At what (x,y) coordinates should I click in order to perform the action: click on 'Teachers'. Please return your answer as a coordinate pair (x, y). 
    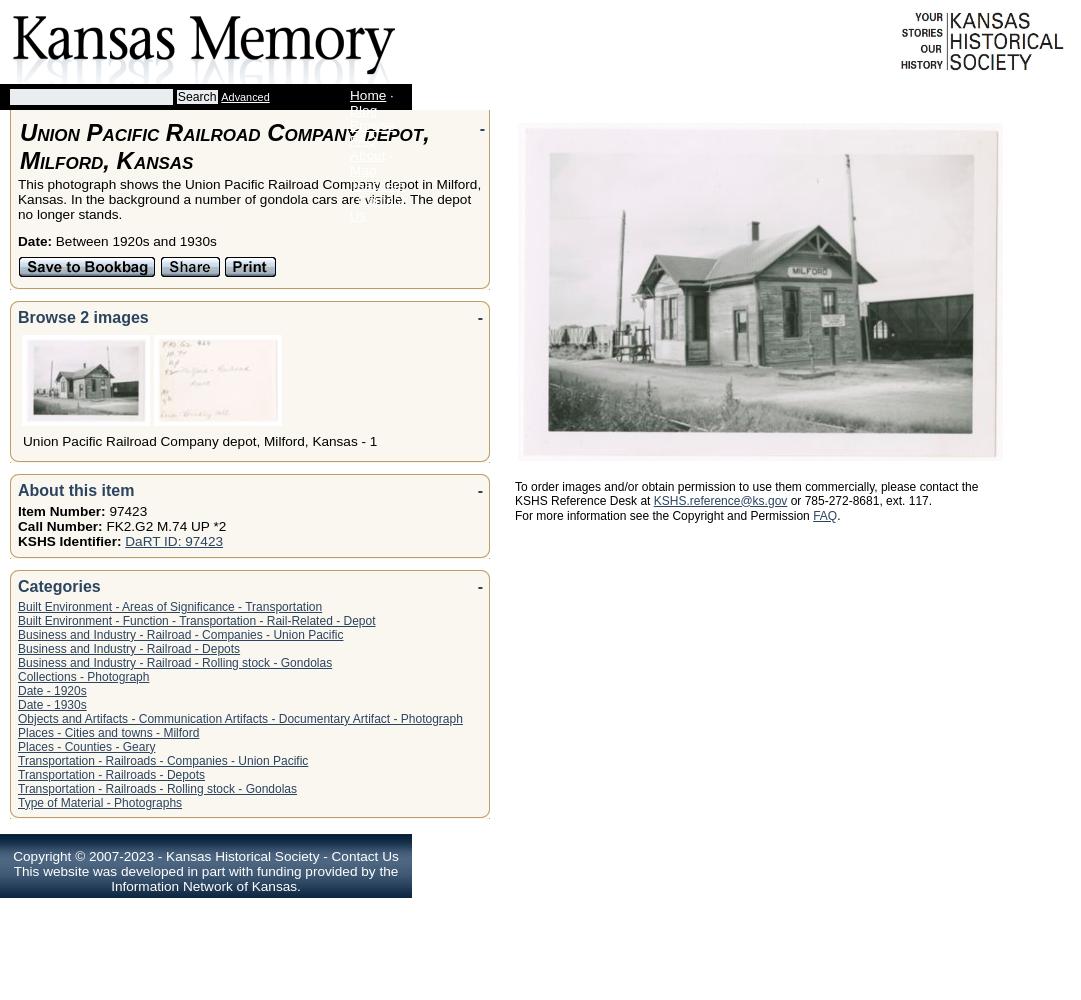
    Looking at the image, I should click on (376, 185).